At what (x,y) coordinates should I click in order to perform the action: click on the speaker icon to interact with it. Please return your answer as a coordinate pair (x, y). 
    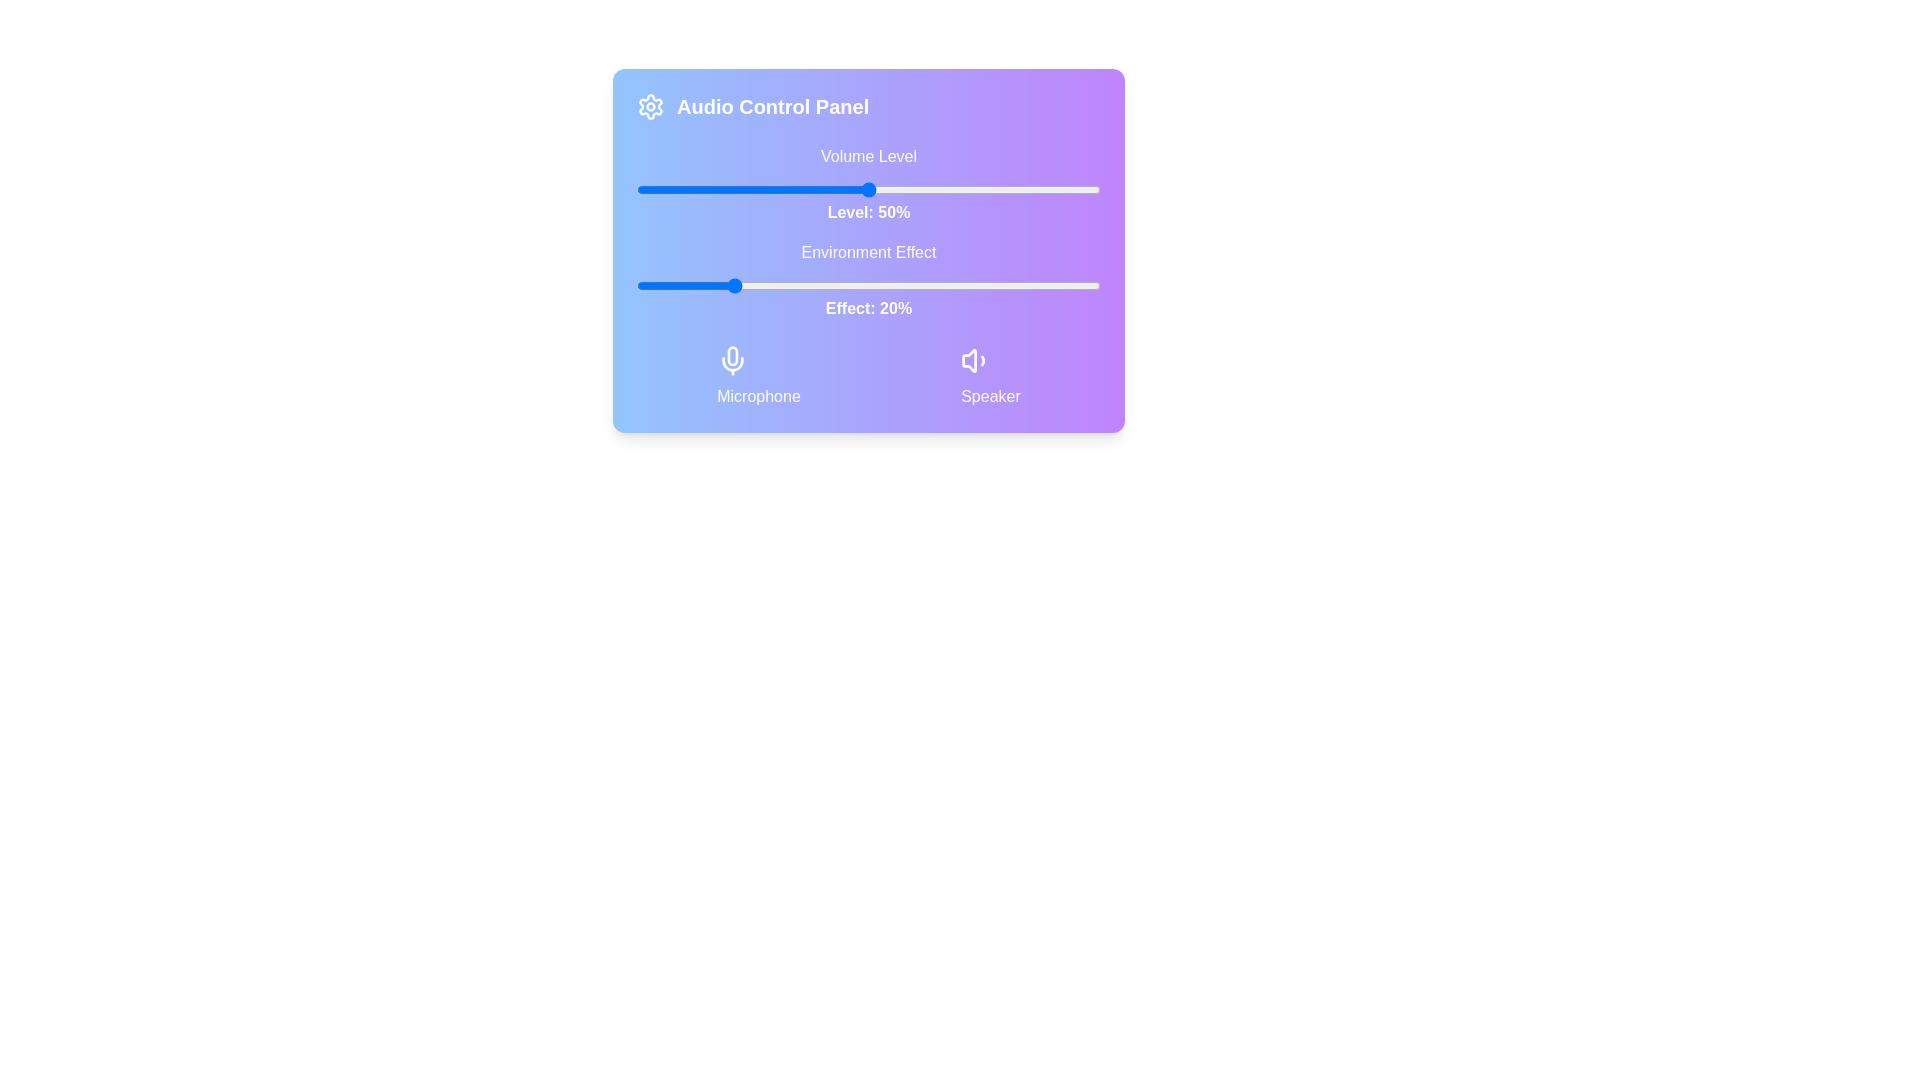
    Looking at the image, I should click on (989, 377).